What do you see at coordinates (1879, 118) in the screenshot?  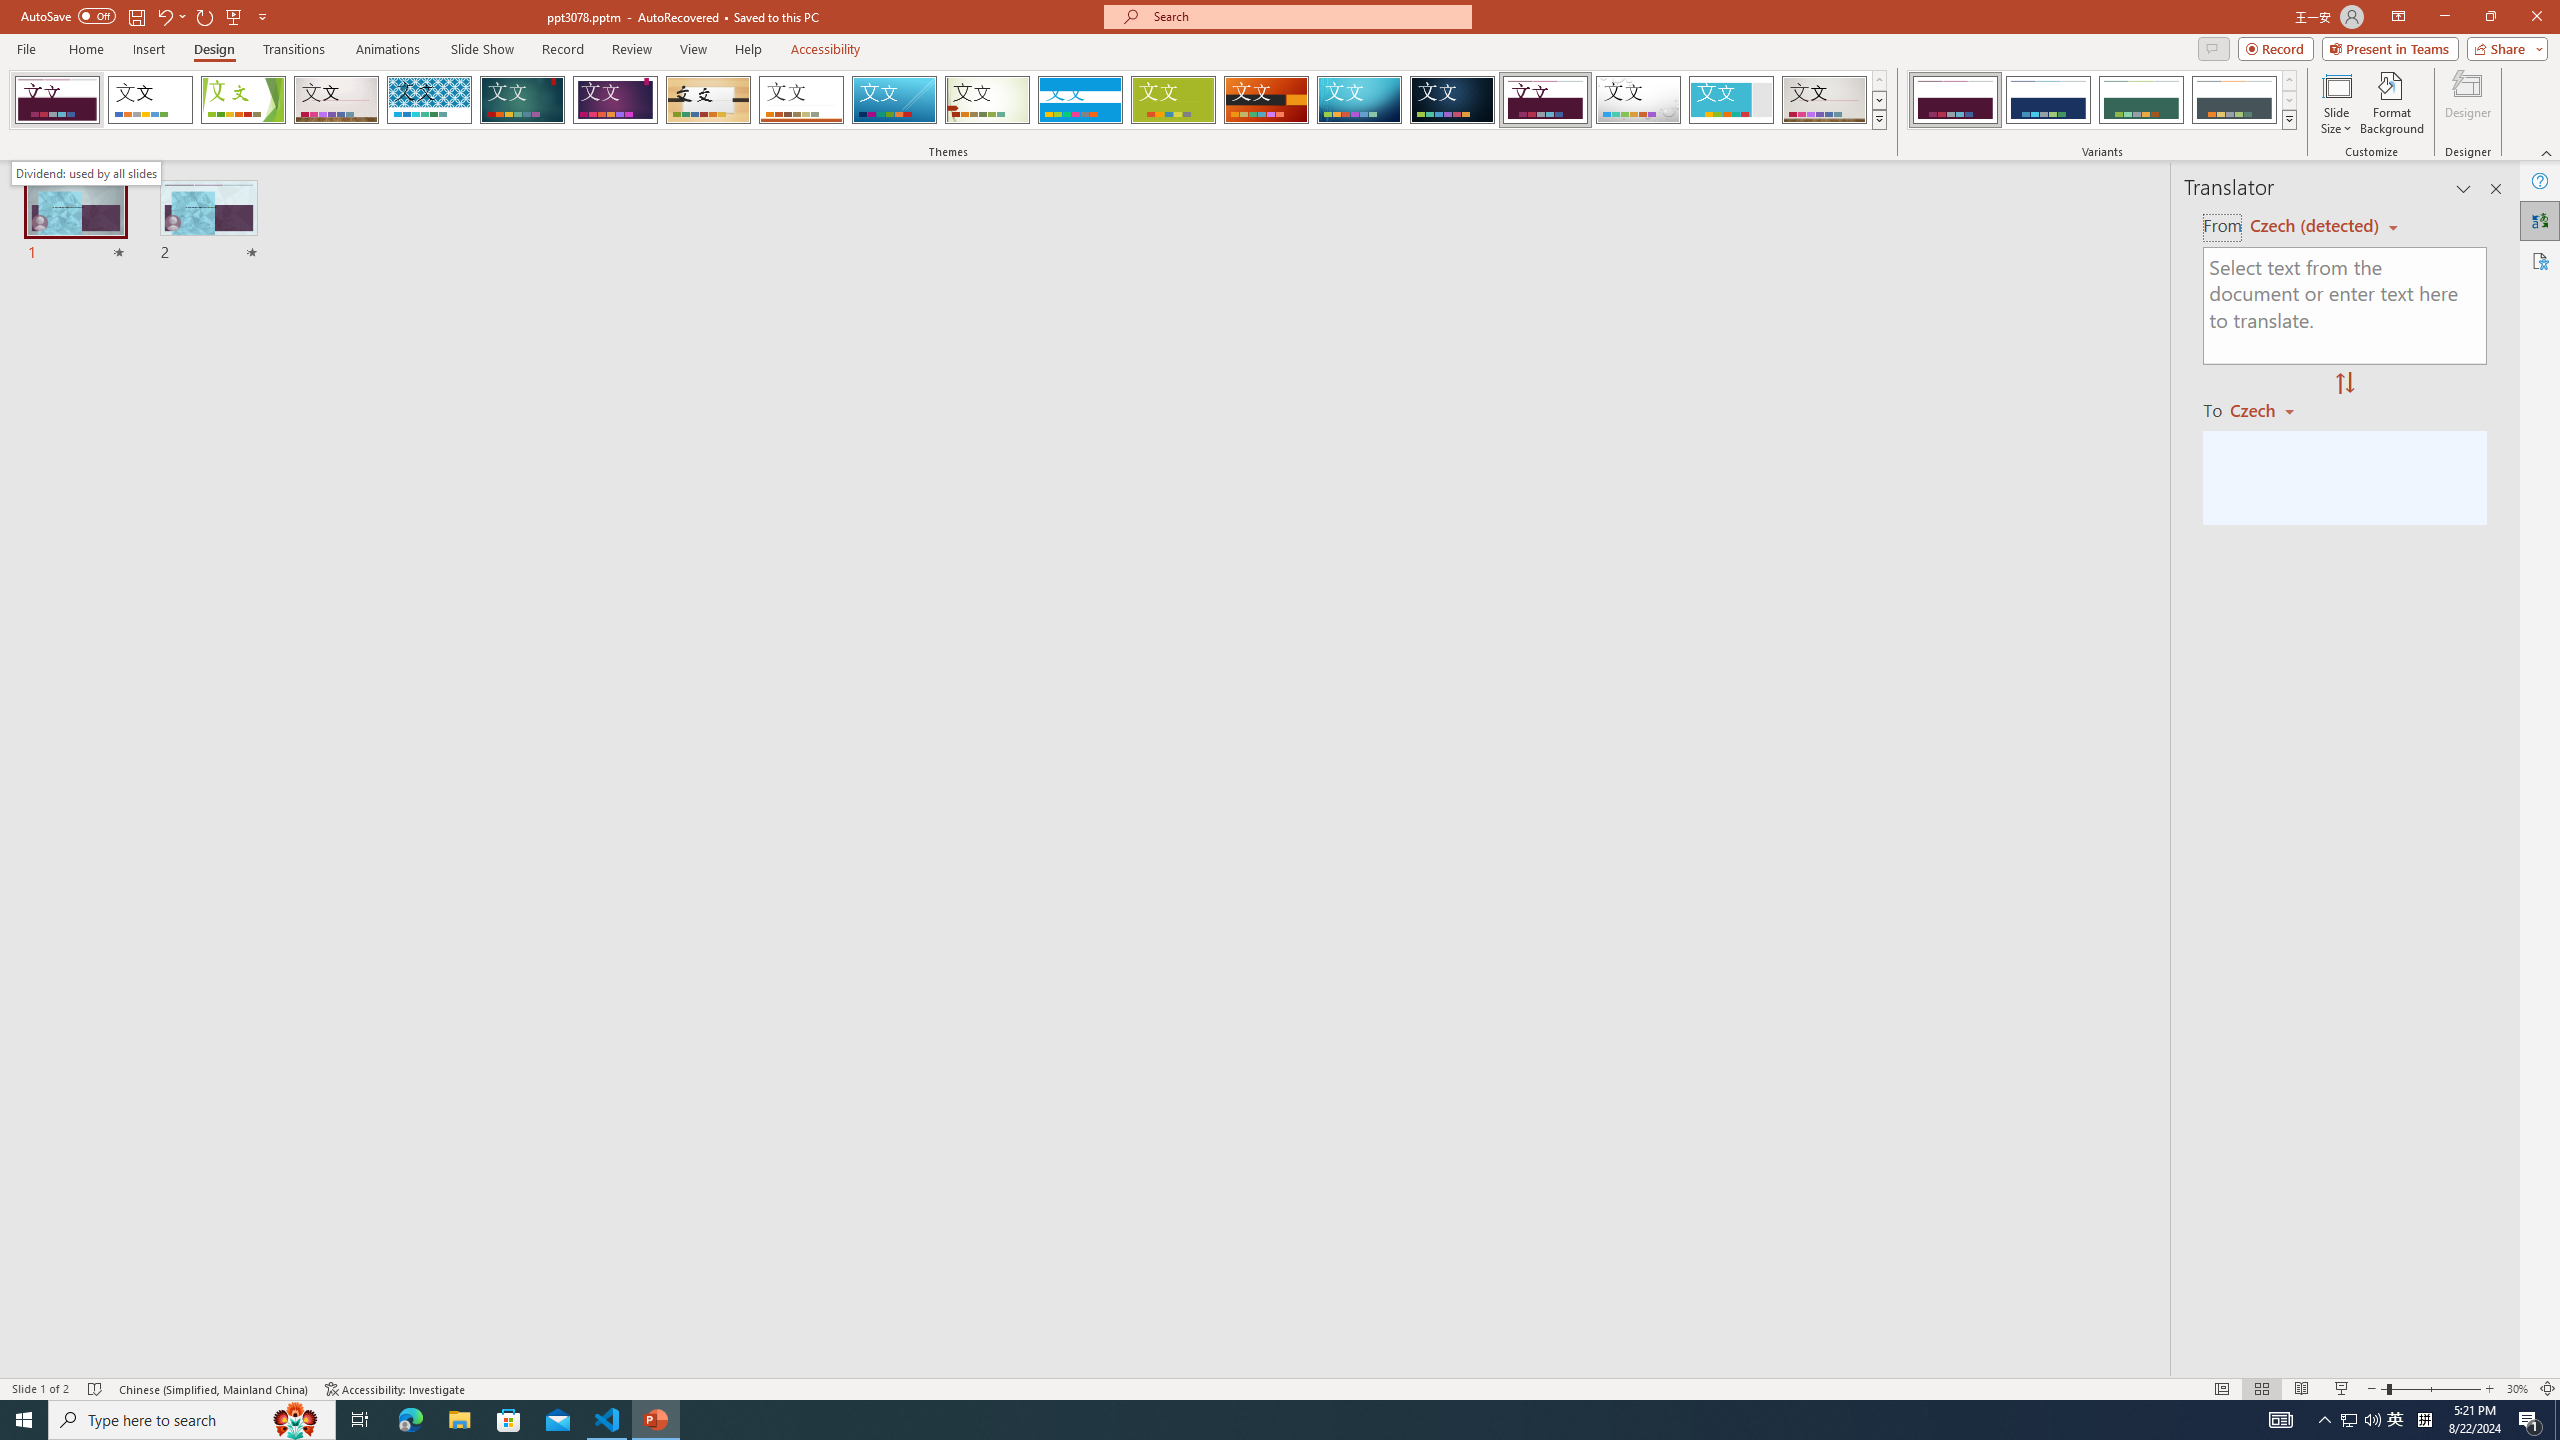 I see `'Themes'` at bounding box center [1879, 118].